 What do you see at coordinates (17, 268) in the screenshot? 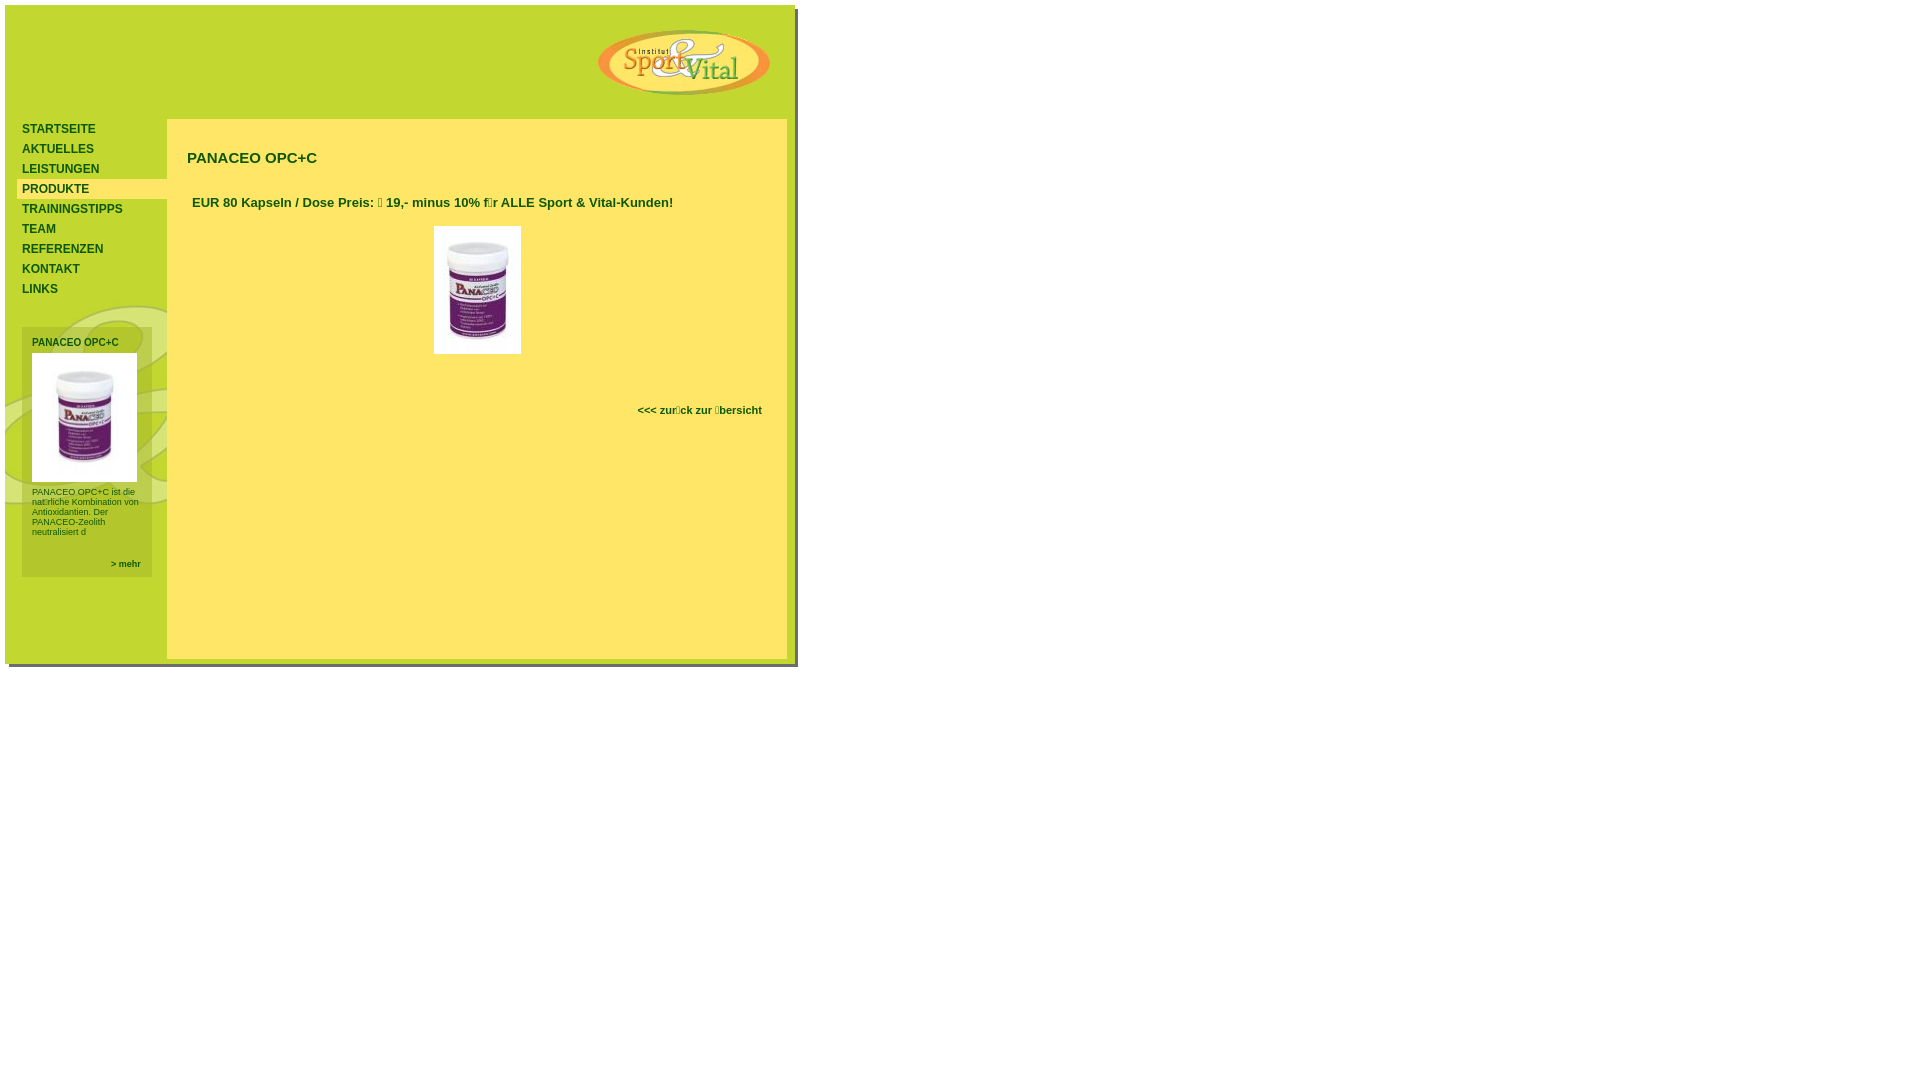
I see `'KONTAKT'` at bounding box center [17, 268].